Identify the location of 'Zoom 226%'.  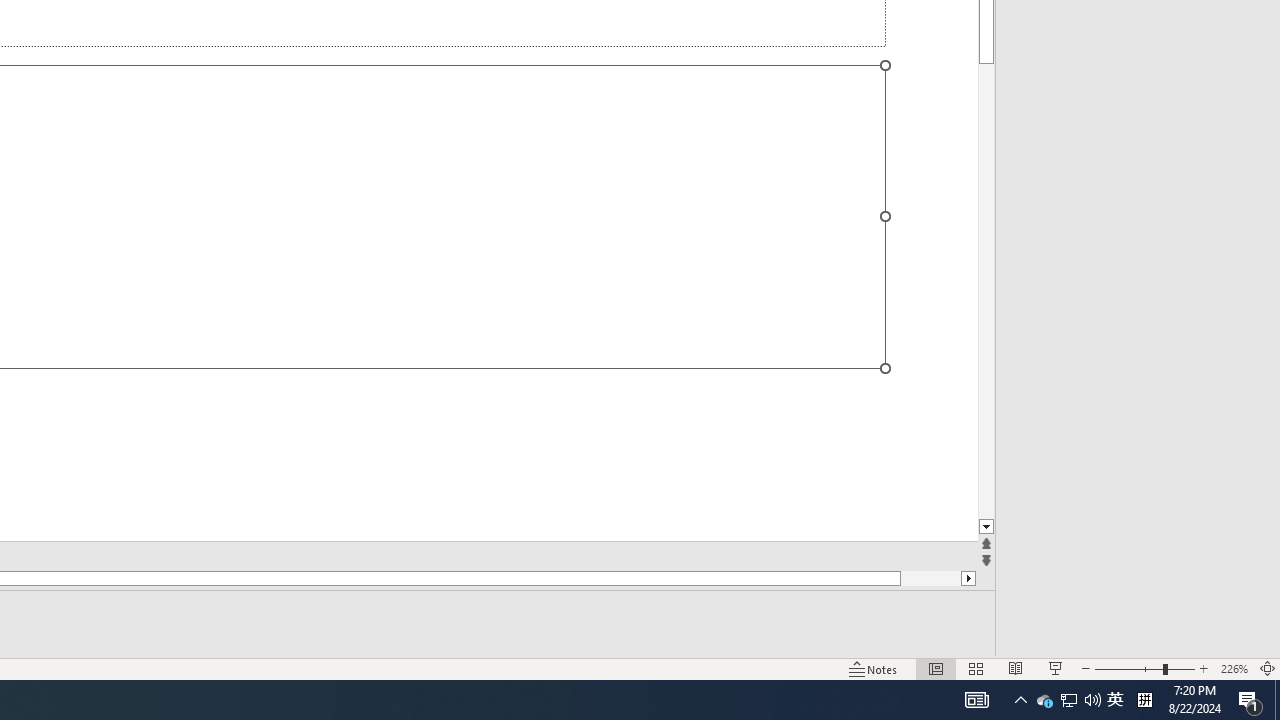
(1233, 669).